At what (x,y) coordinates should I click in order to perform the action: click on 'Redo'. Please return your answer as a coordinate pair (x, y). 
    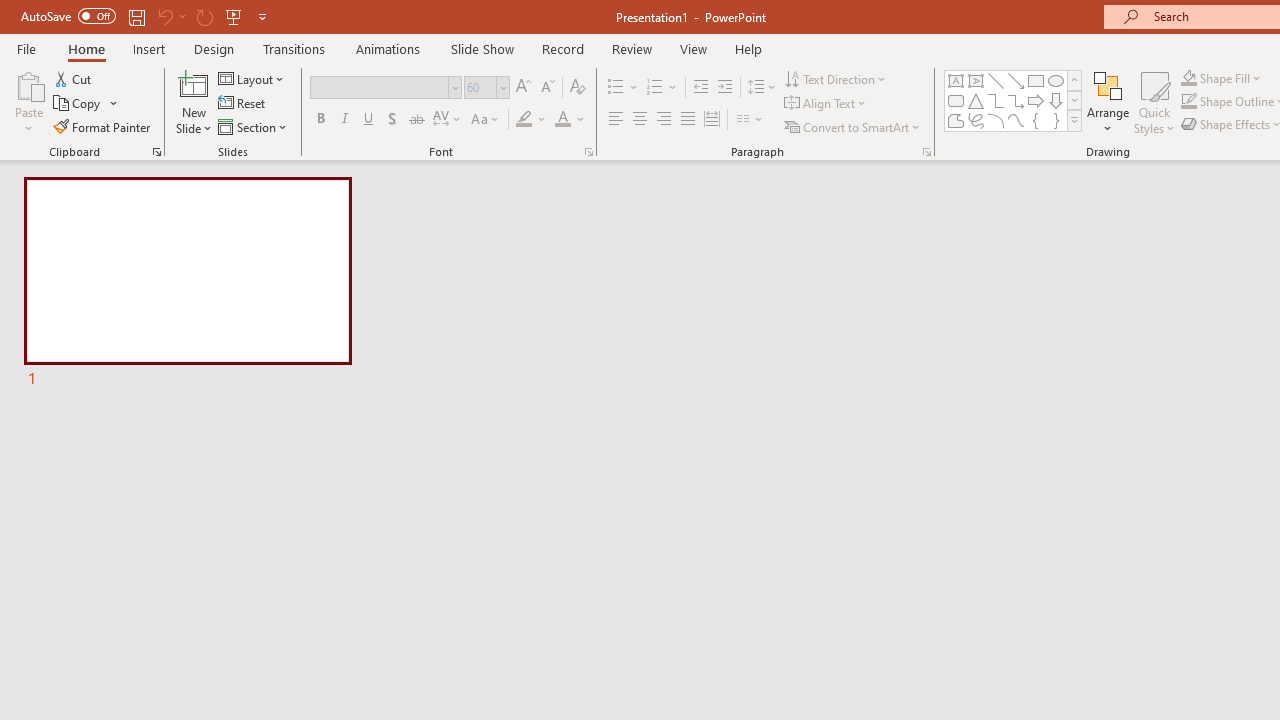
    Looking at the image, I should click on (204, 16).